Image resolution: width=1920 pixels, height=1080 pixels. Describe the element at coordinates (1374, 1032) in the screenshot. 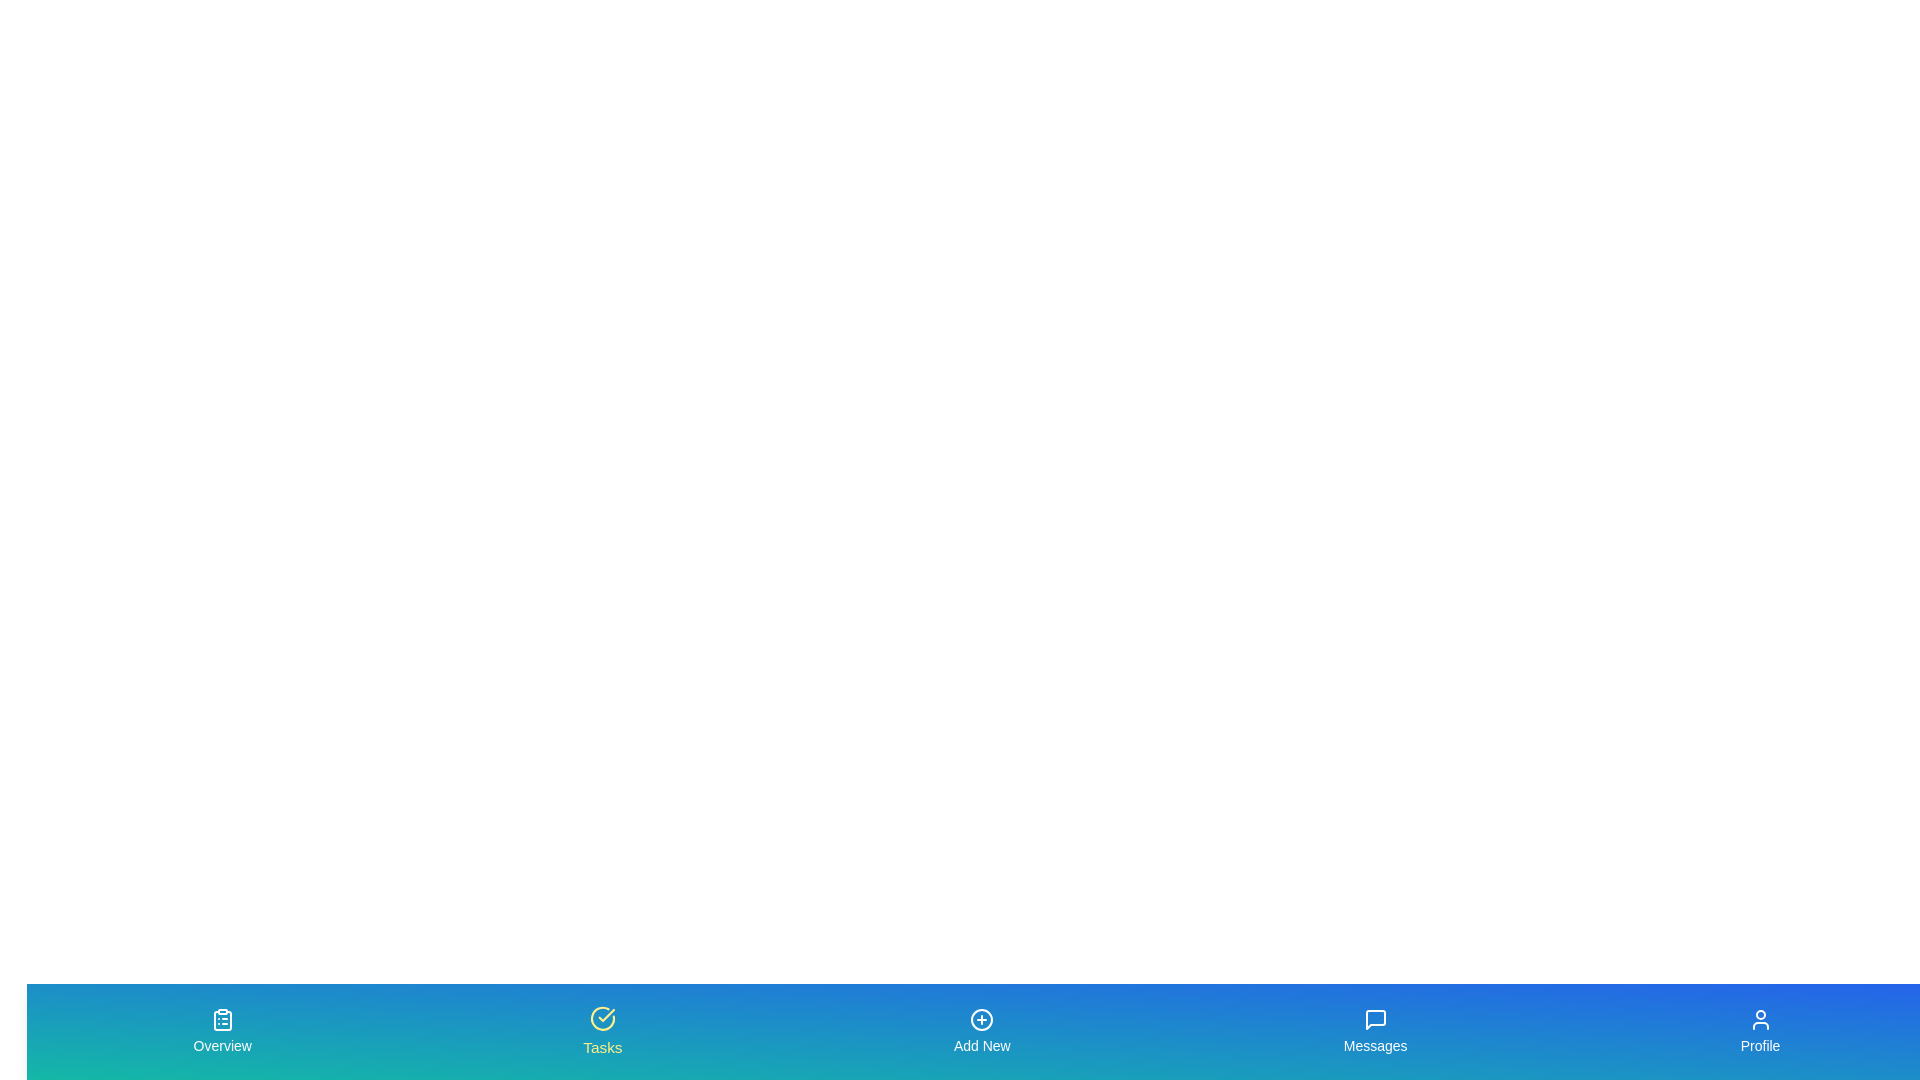

I see `the tab labeled 'Messages' to trigger its hover effect` at that location.